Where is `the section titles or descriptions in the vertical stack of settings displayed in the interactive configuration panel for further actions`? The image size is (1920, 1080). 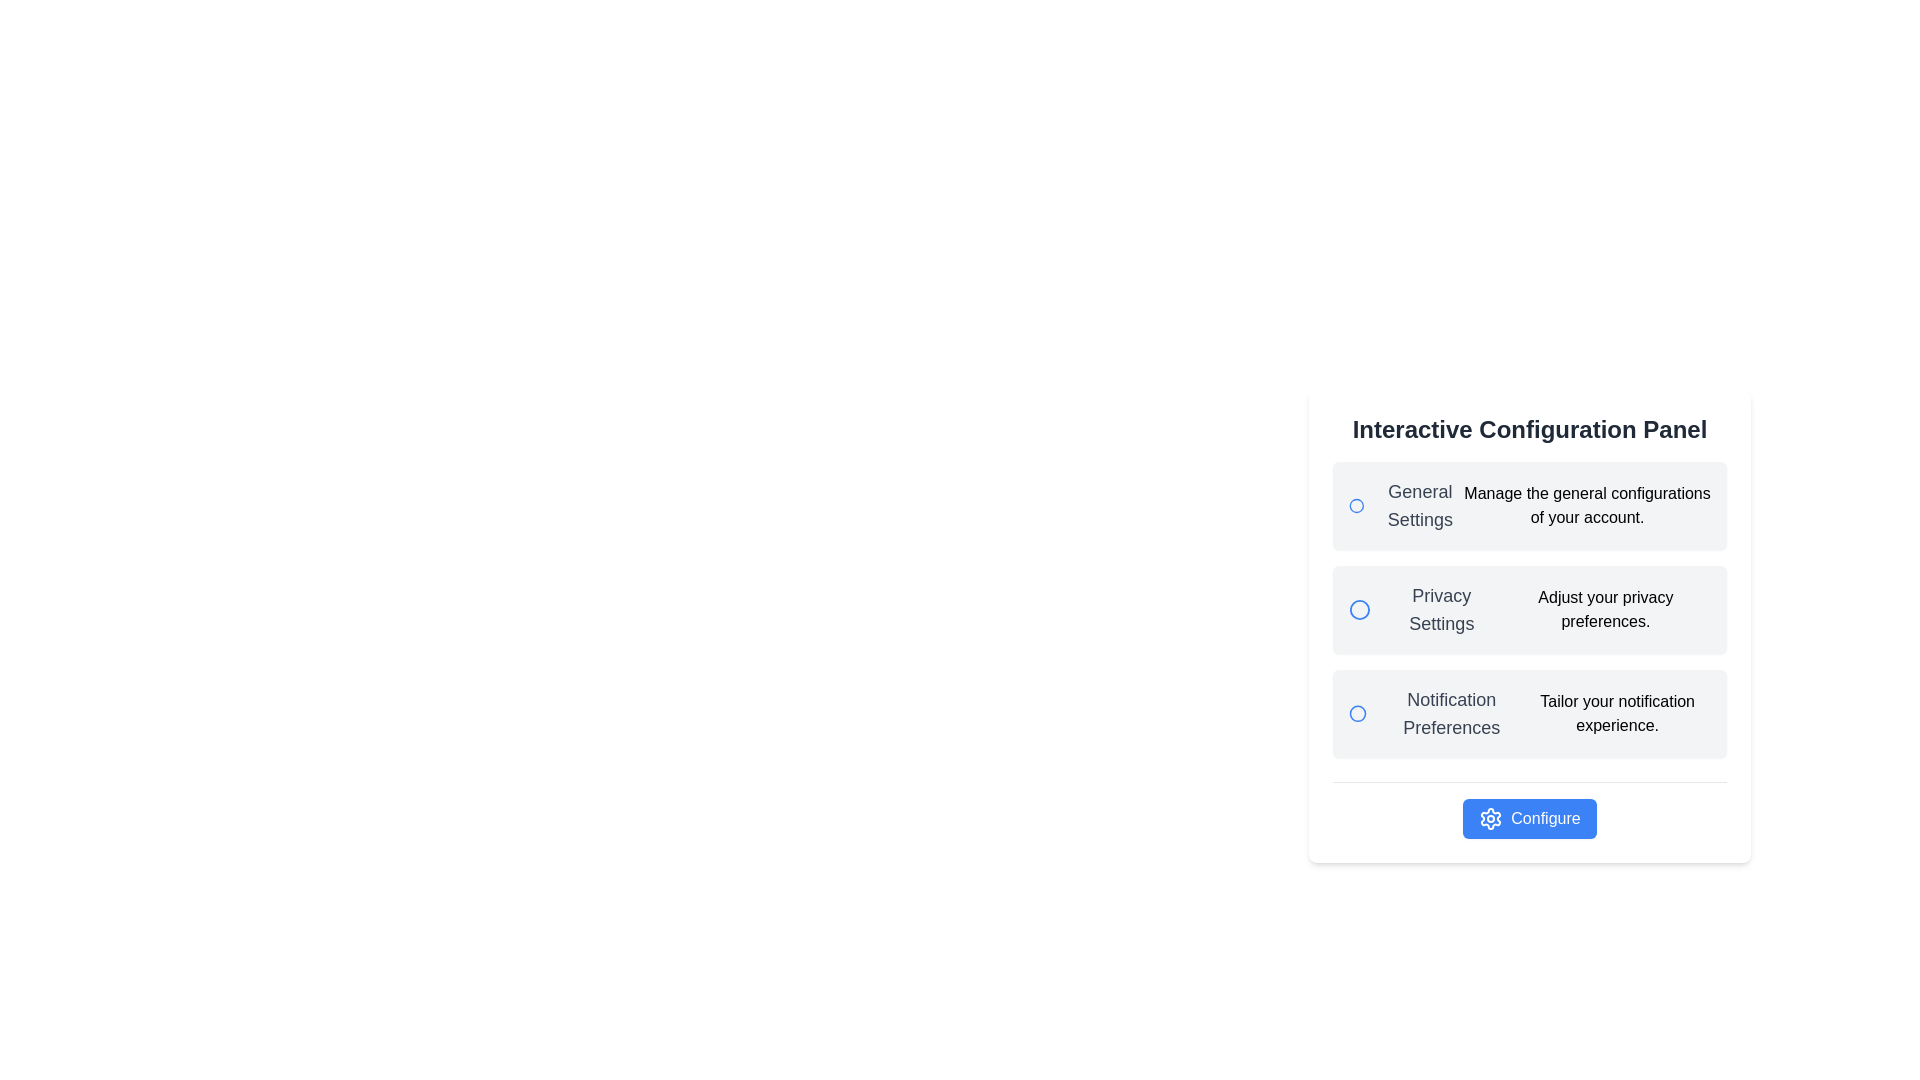 the section titles or descriptions in the vertical stack of settings displayed in the interactive configuration panel for further actions is located at coordinates (1529, 608).